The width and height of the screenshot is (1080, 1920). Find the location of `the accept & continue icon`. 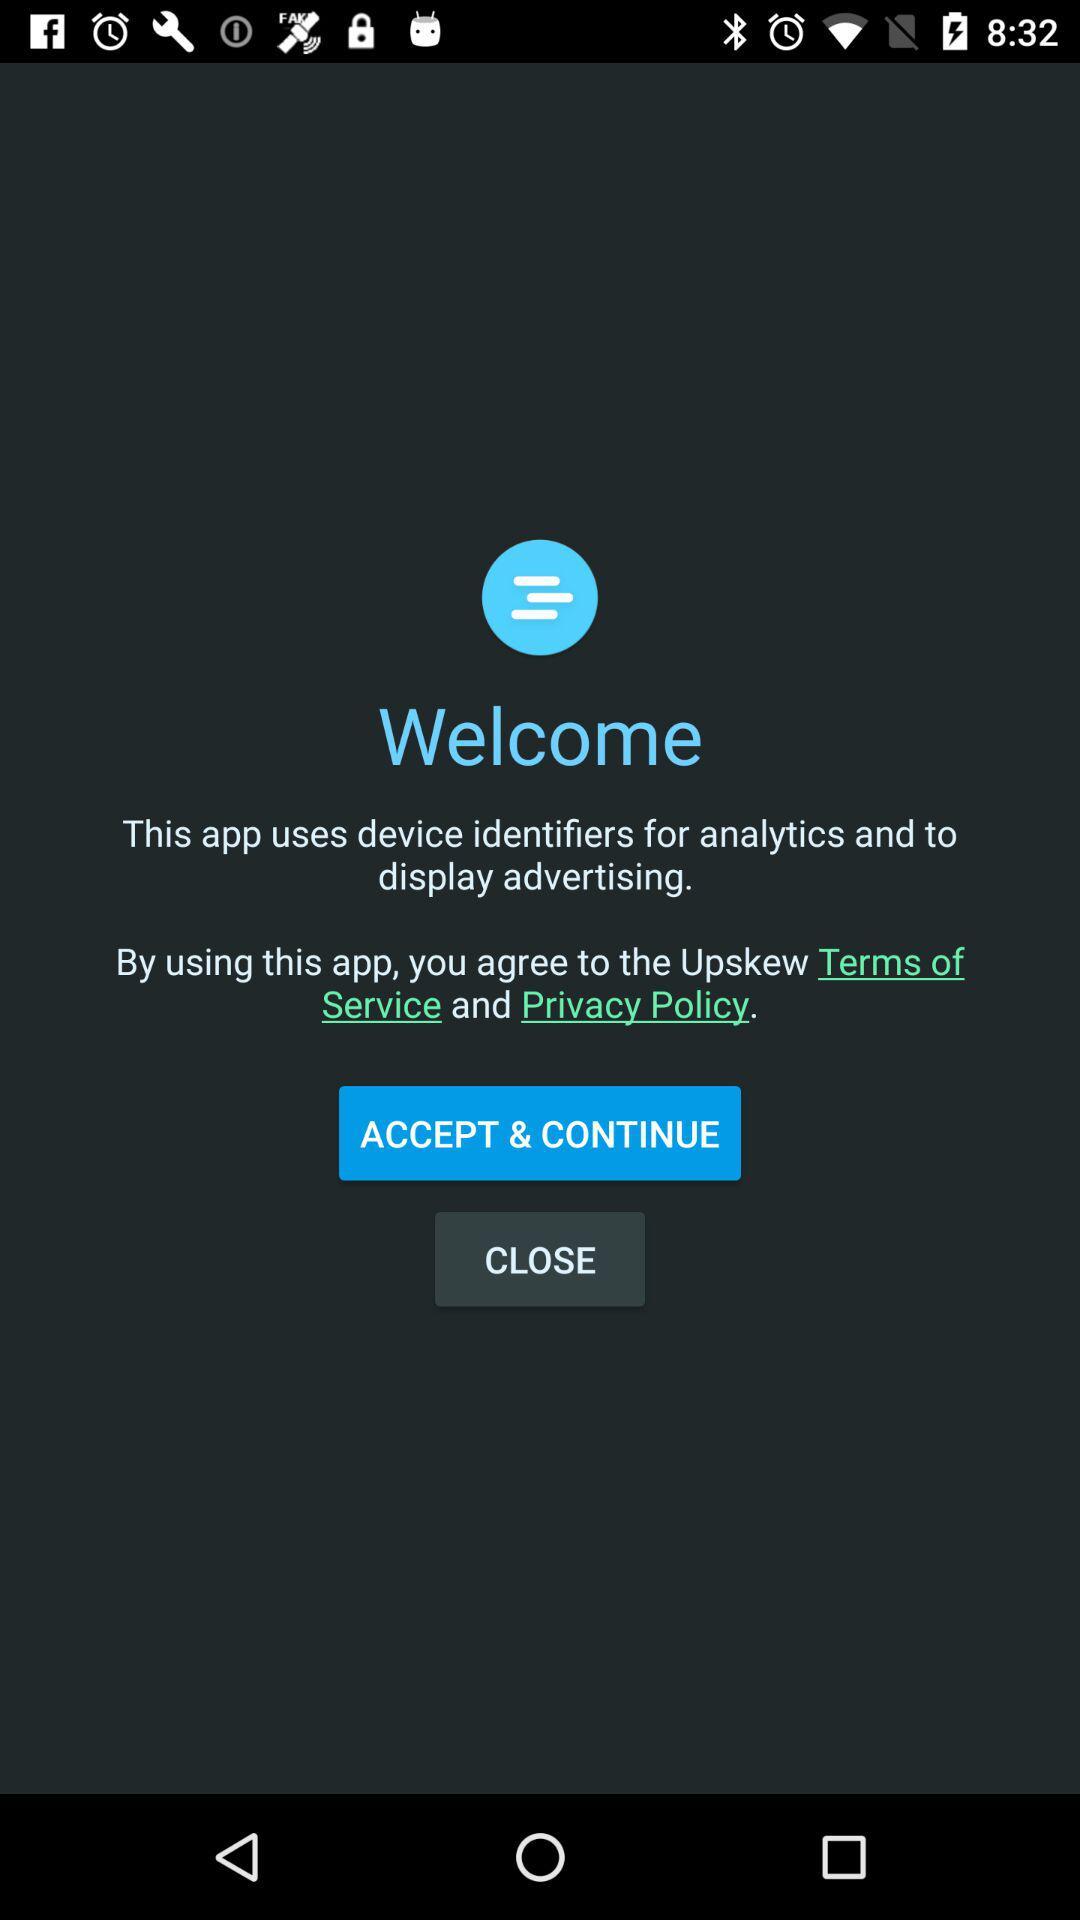

the accept & continue icon is located at coordinates (540, 1133).